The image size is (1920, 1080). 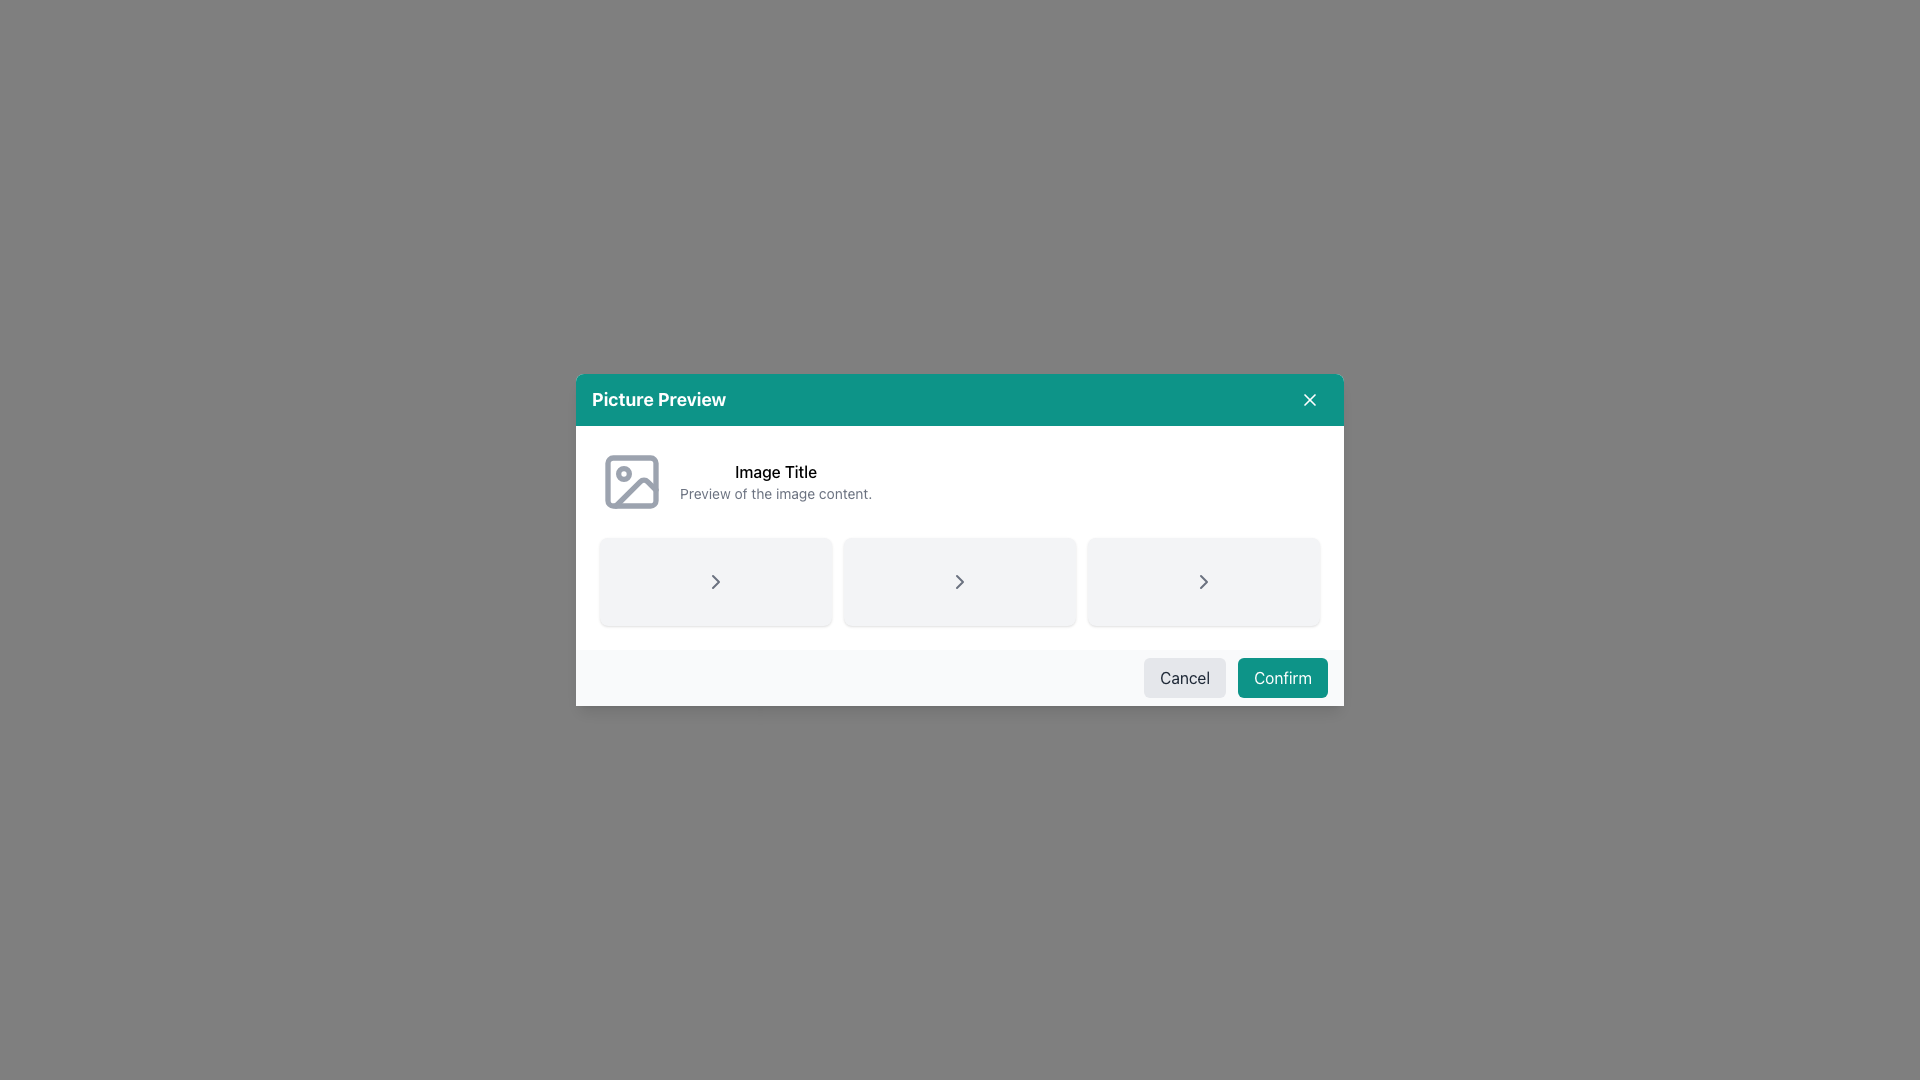 What do you see at coordinates (775, 493) in the screenshot?
I see `text element located below 'Image Title' in the 'Picture Preview' modal dialog, which provides a textual description or preview of the content being referenced` at bounding box center [775, 493].